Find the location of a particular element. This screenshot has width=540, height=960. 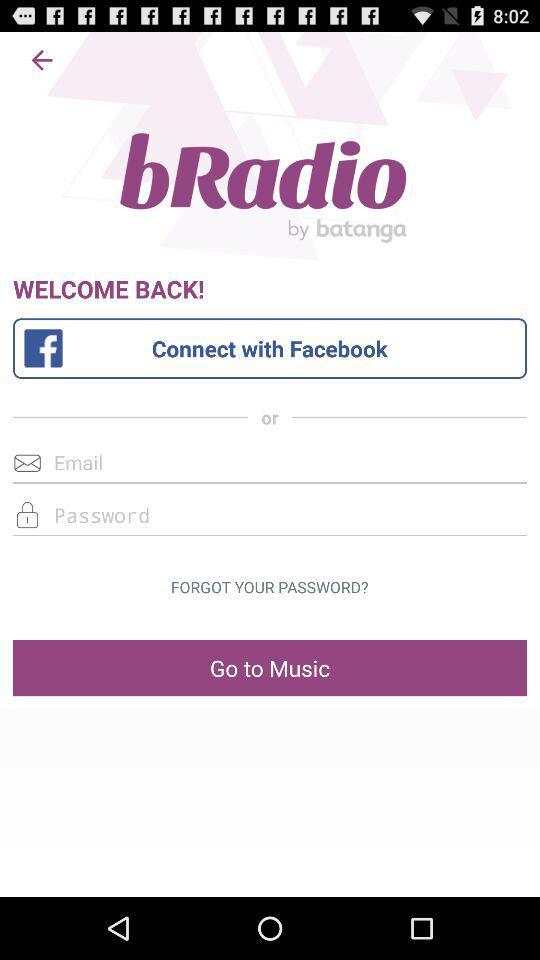

log-in with facebook is located at coordinates (270, 348).